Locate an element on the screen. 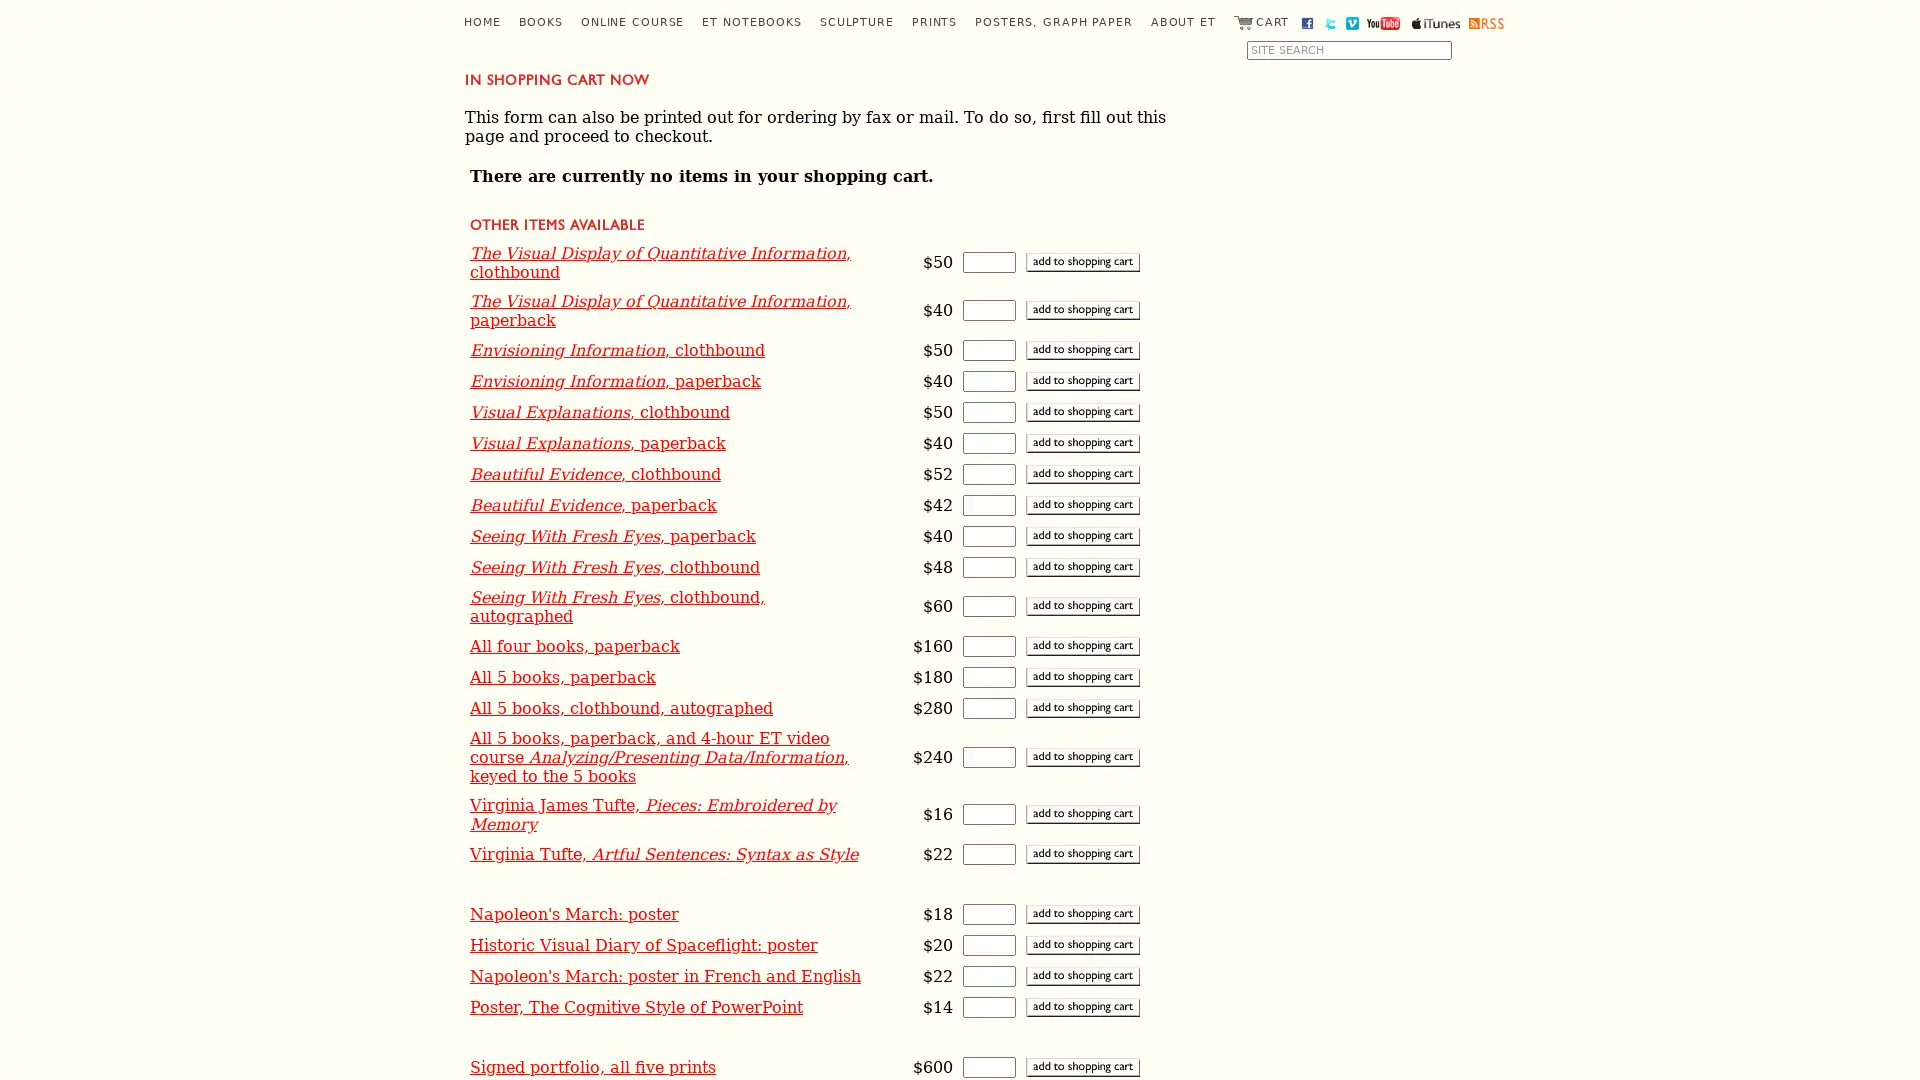 The height and width of the screenshot is (1080, 1920). add to shopping cart is located at coordinates (1082, 410).